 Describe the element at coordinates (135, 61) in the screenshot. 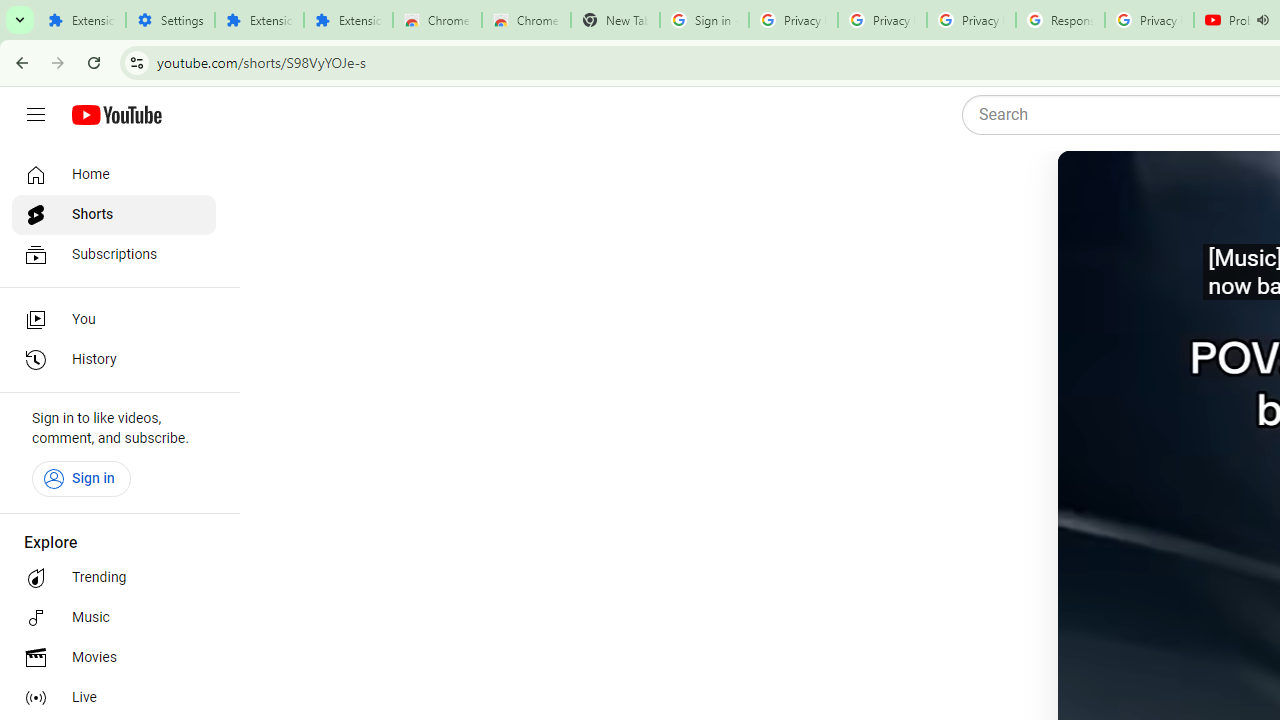

I see `'View site information'` at that location.